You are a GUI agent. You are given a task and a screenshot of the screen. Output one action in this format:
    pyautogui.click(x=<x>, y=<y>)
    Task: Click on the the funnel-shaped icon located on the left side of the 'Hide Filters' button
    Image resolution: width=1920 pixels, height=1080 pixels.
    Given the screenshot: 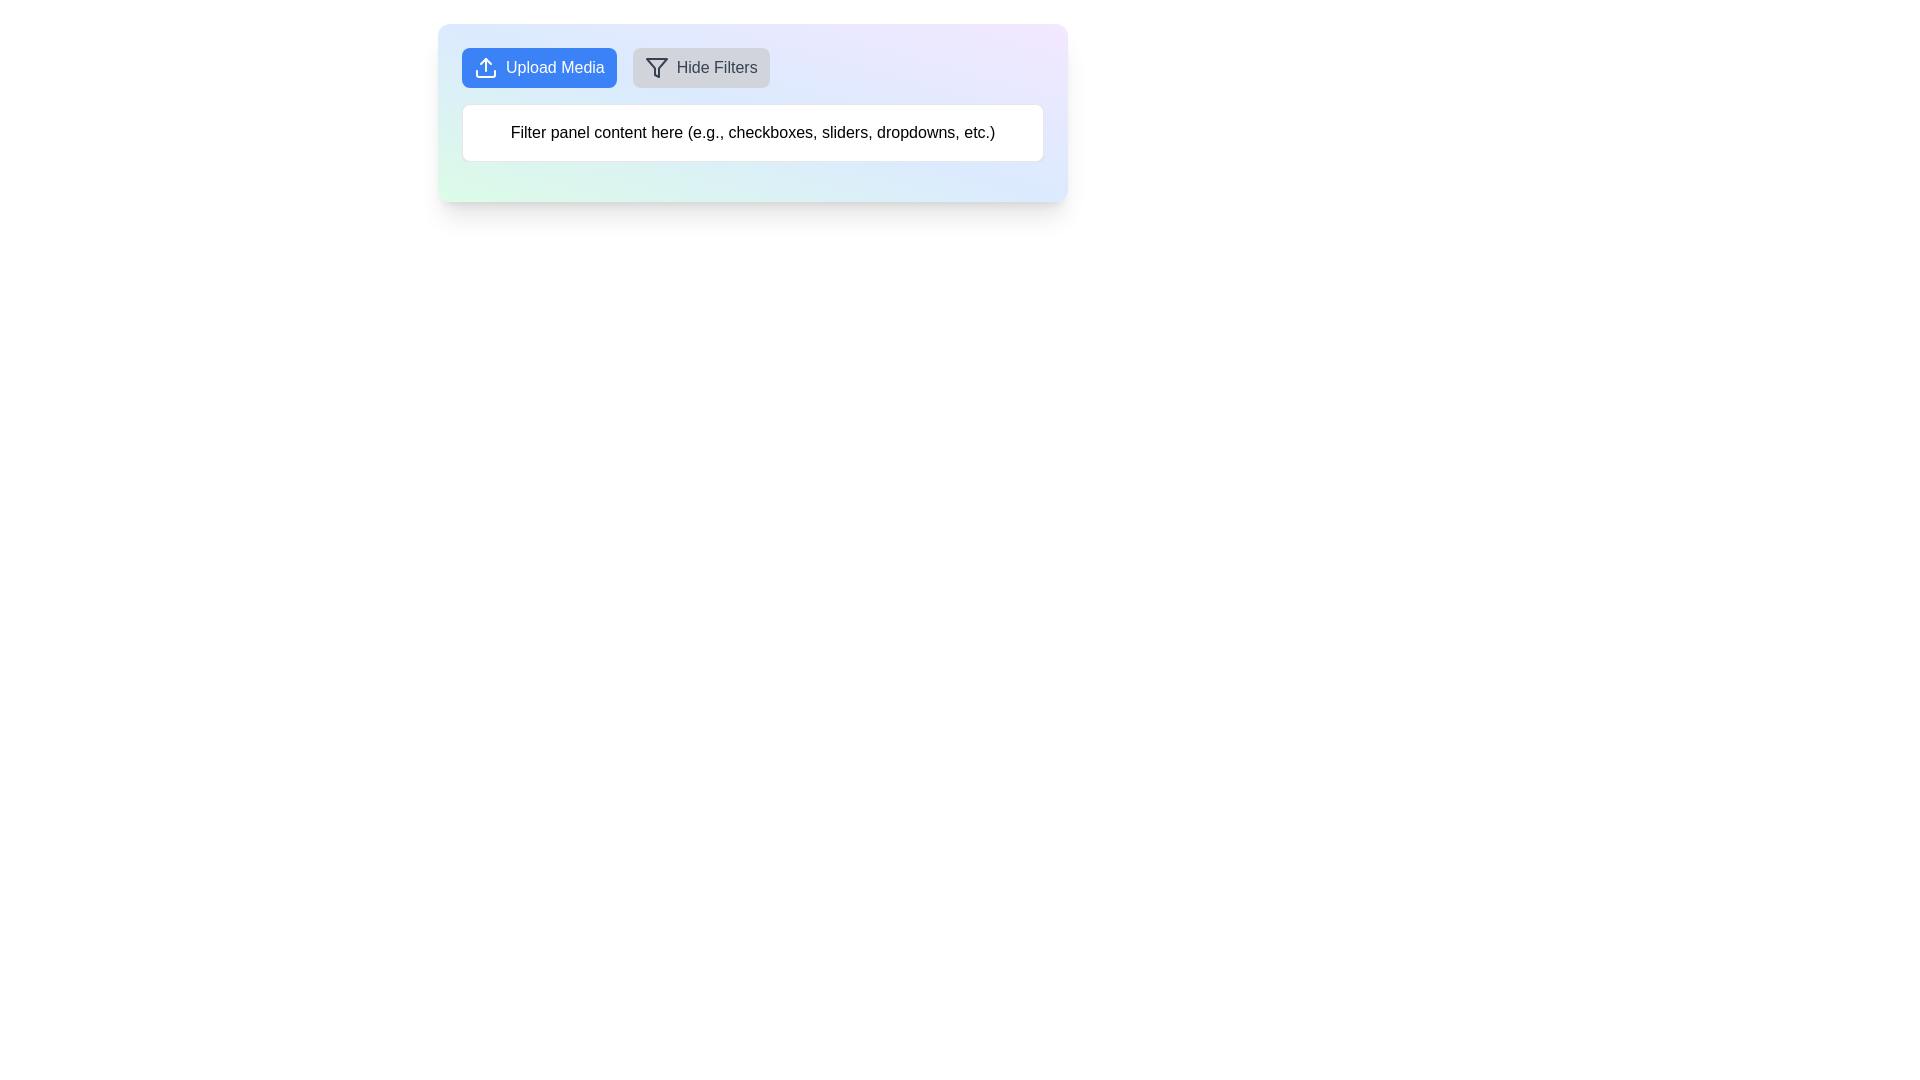 What is the action you would take?
    pyautogui.click(x=656, y=67)
    